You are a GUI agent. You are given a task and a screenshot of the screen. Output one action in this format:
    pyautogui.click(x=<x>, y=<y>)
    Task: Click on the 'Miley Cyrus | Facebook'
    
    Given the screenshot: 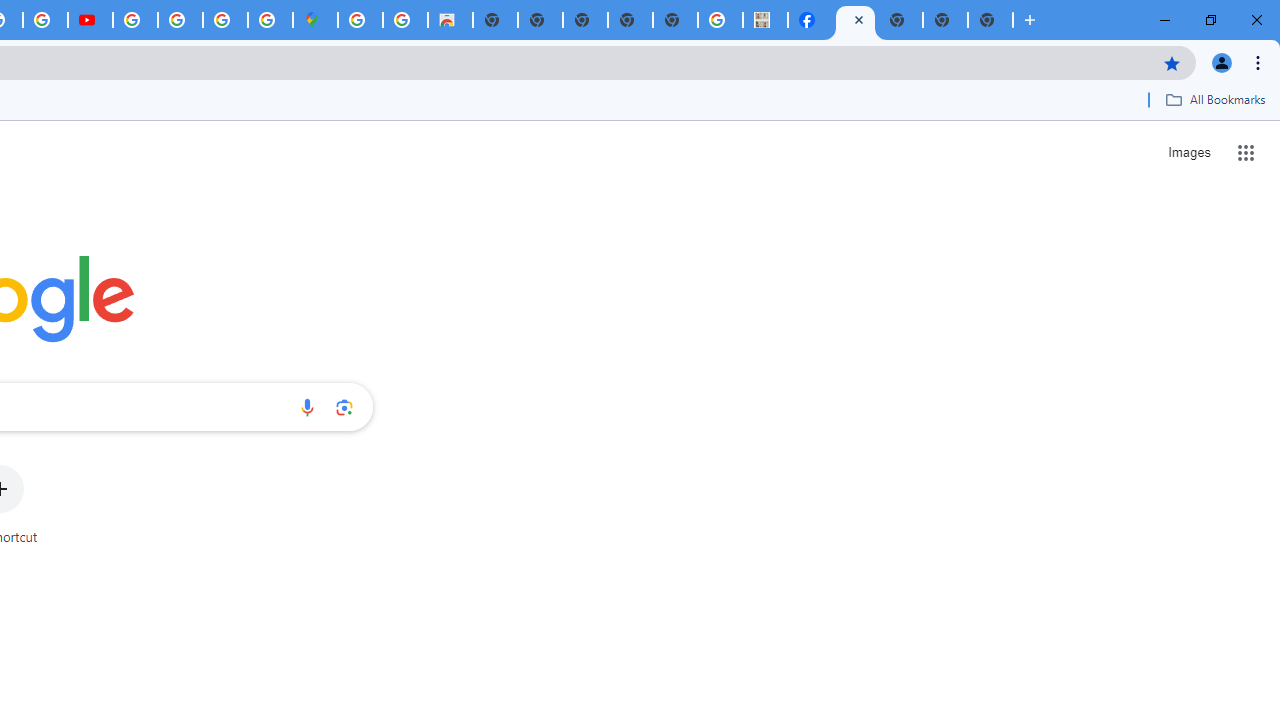 What is the action you would take?
    pyautogui.click(x=810, y=20)
    